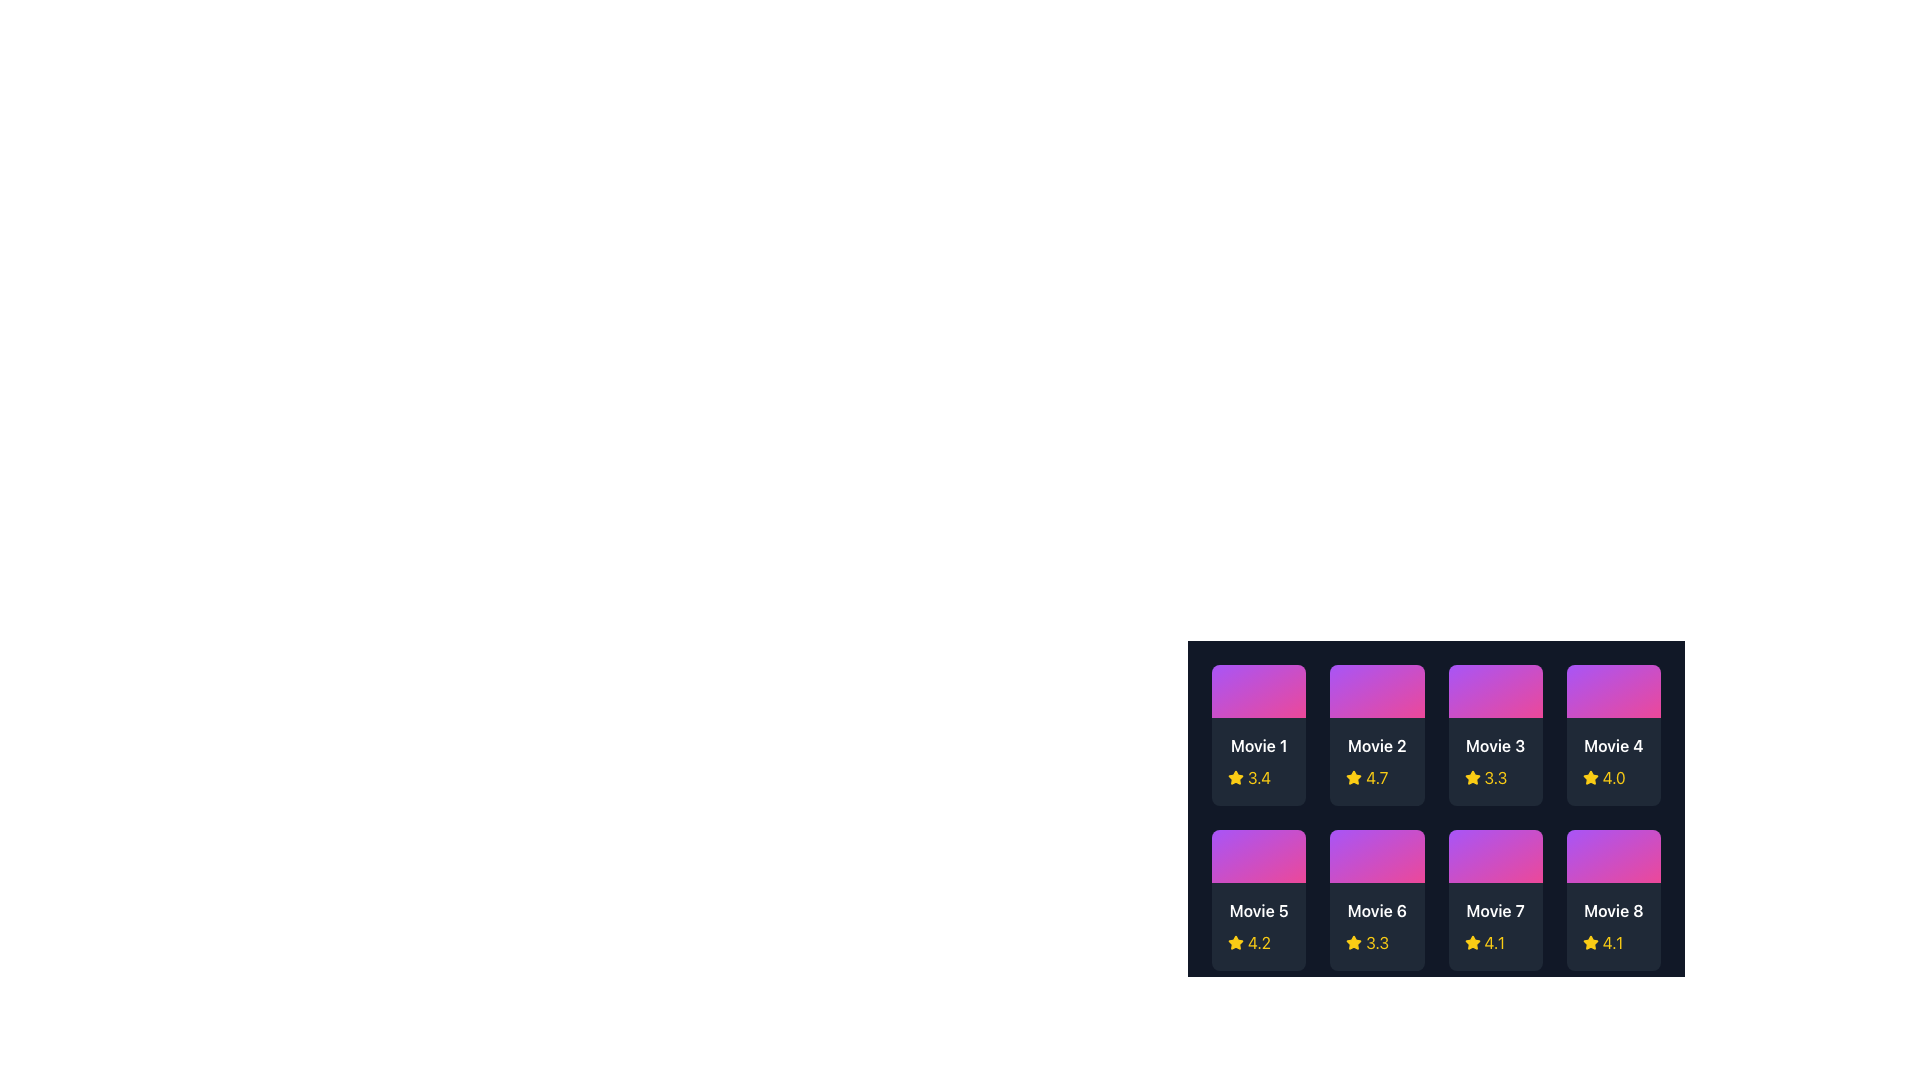 This screenshot has width=1920, height=1080. Describe the element at coordinates (1376, 735) in the screenshot. I see `the second movie card in the grid layout` at that location.